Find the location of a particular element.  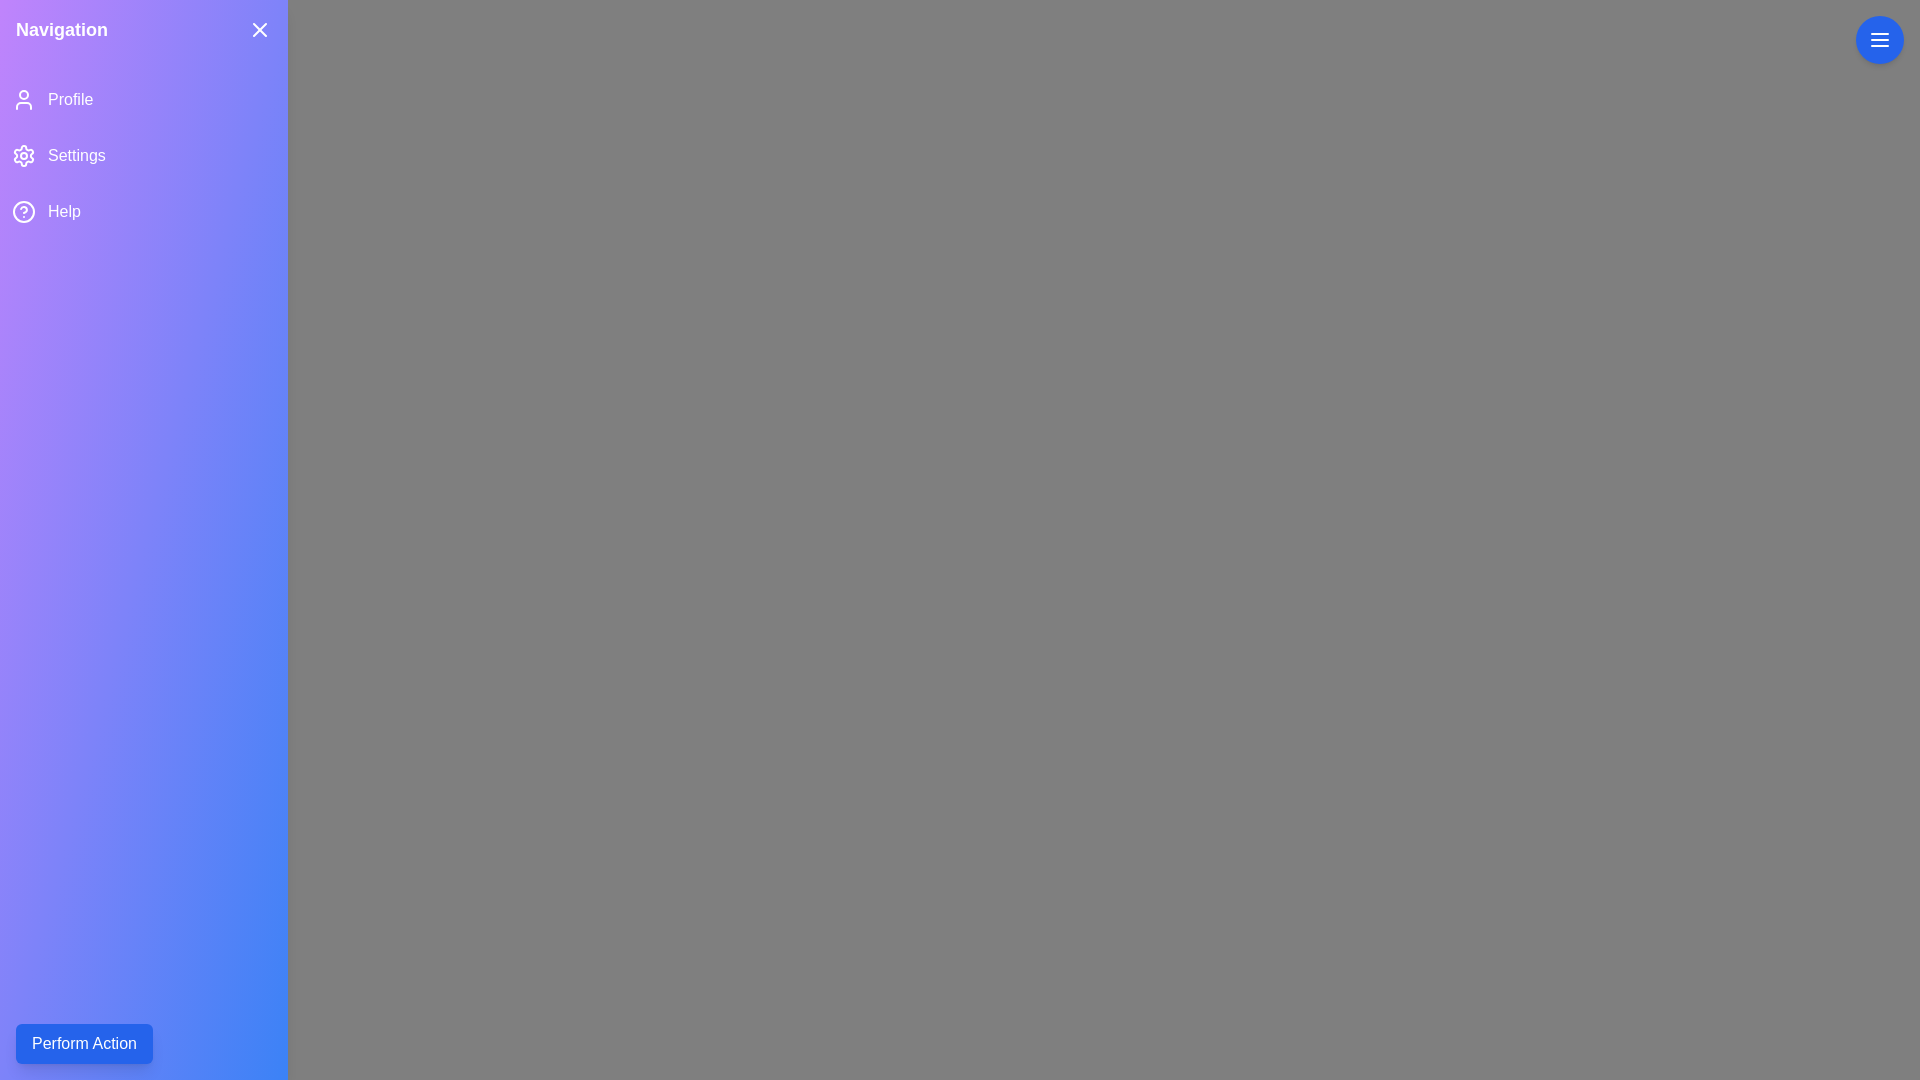

the 'Settings' label in the navigation menu is located at coordinates (76, 154).